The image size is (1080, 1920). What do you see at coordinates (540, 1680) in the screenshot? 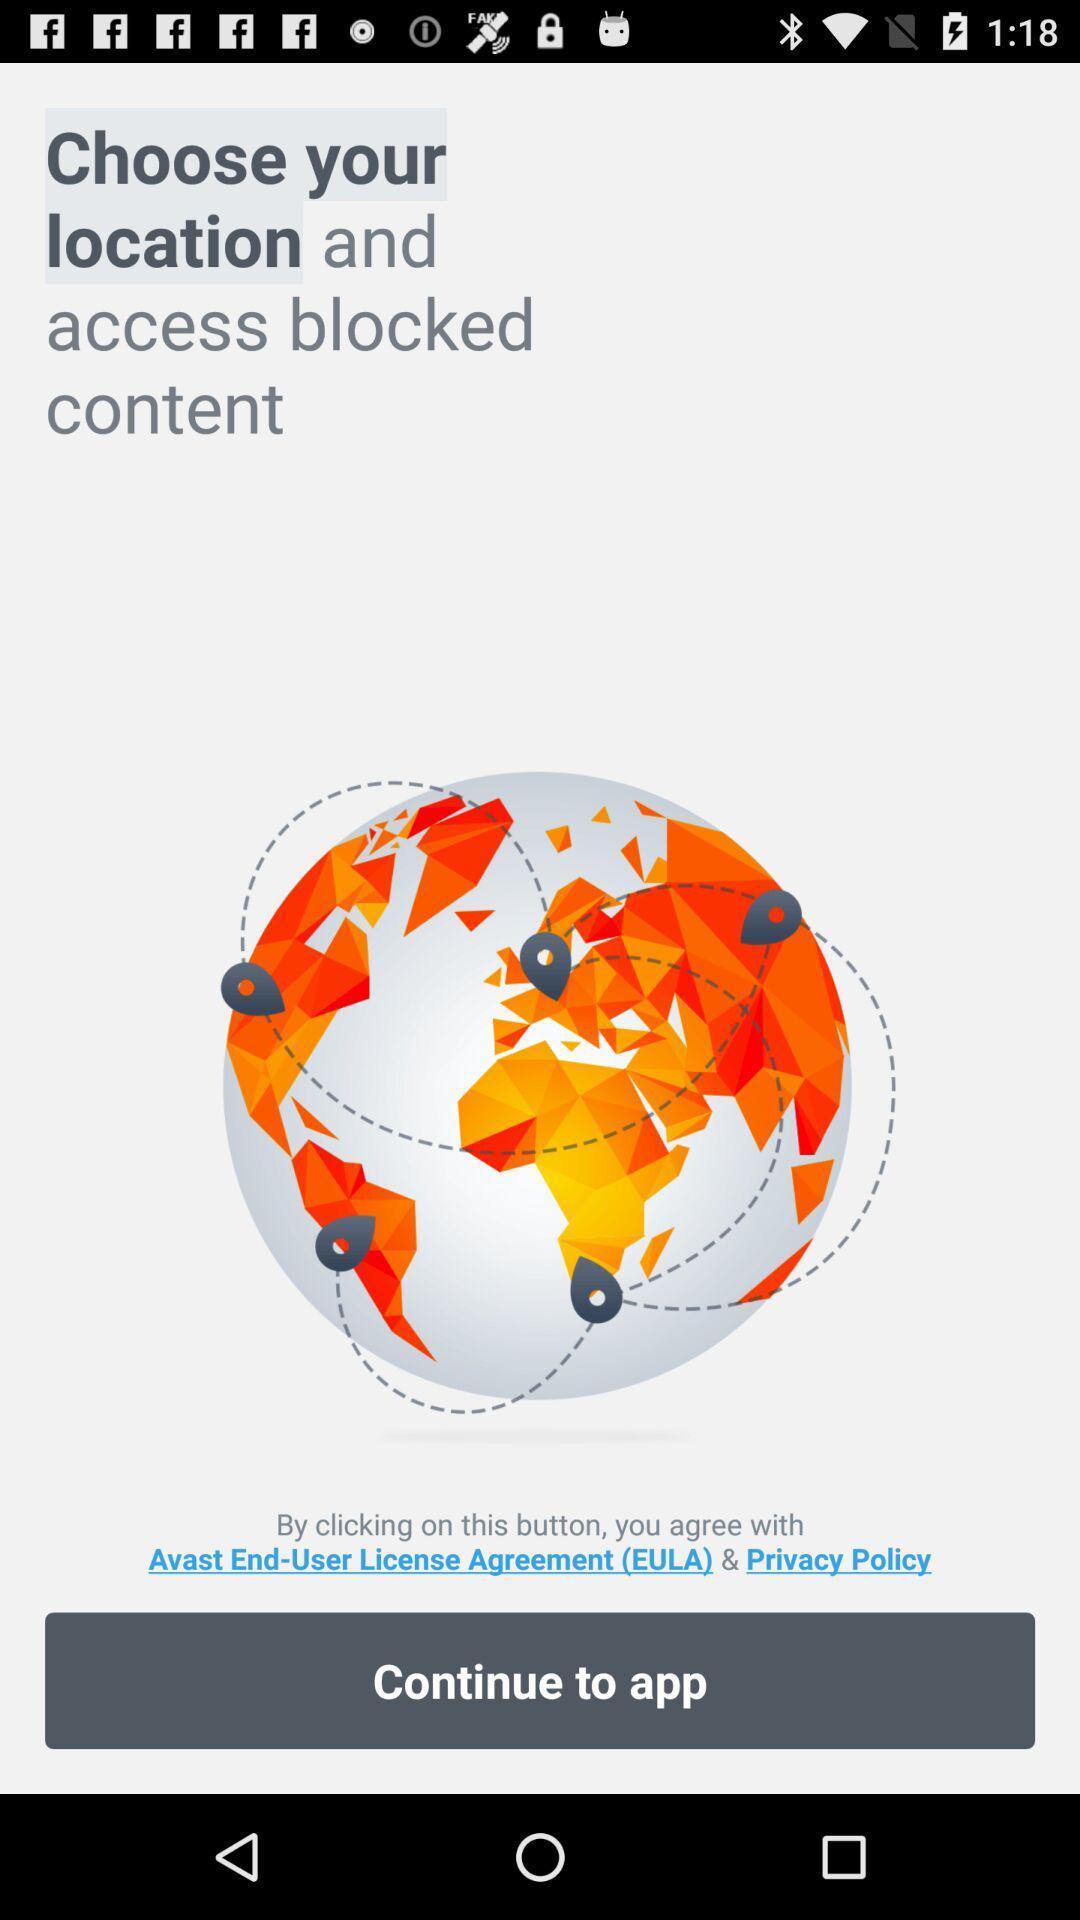
I see `icon below by clicking on app` at bounding box center [540, 1680].